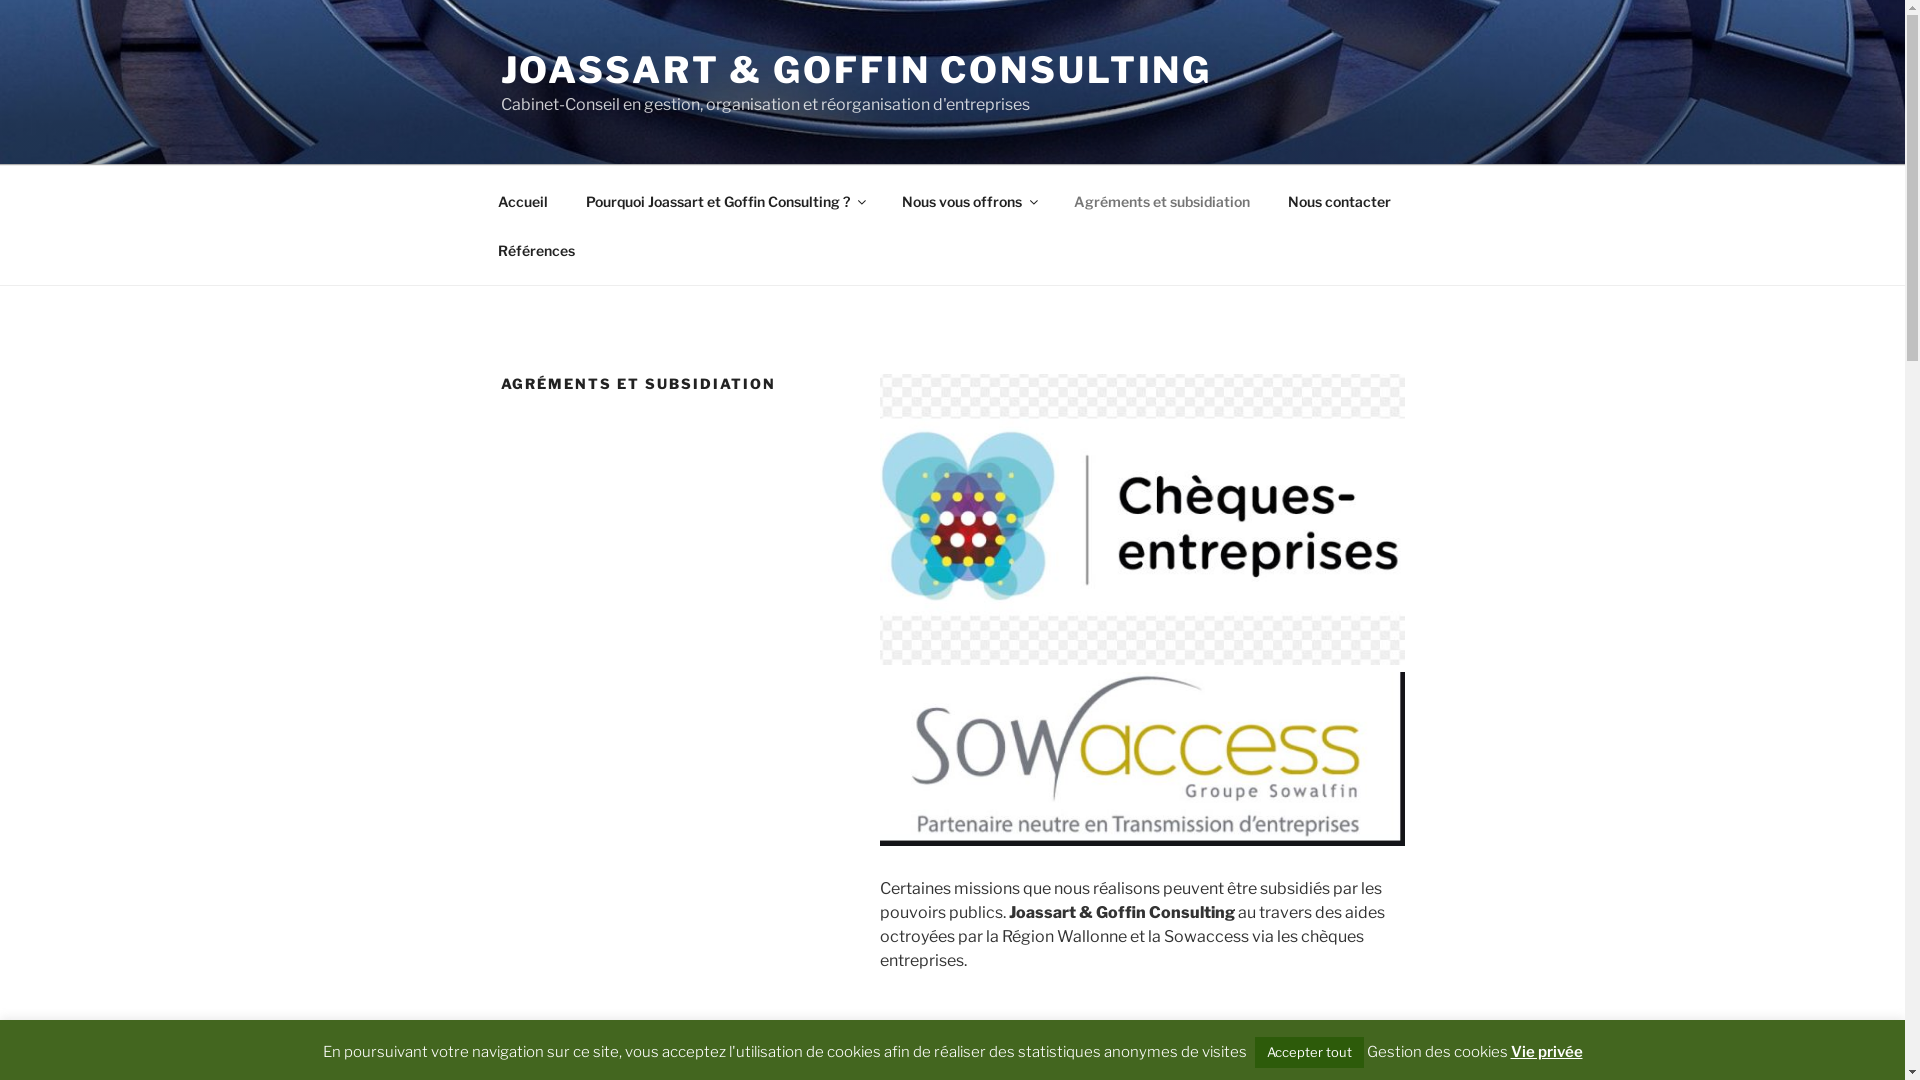 This screenshot has height=1080, width=1920. What do you see at coordinates (1435, 1051) in the screenshot?
I see `'Gestion des cookies'` at bounding box center [1435, 1051].